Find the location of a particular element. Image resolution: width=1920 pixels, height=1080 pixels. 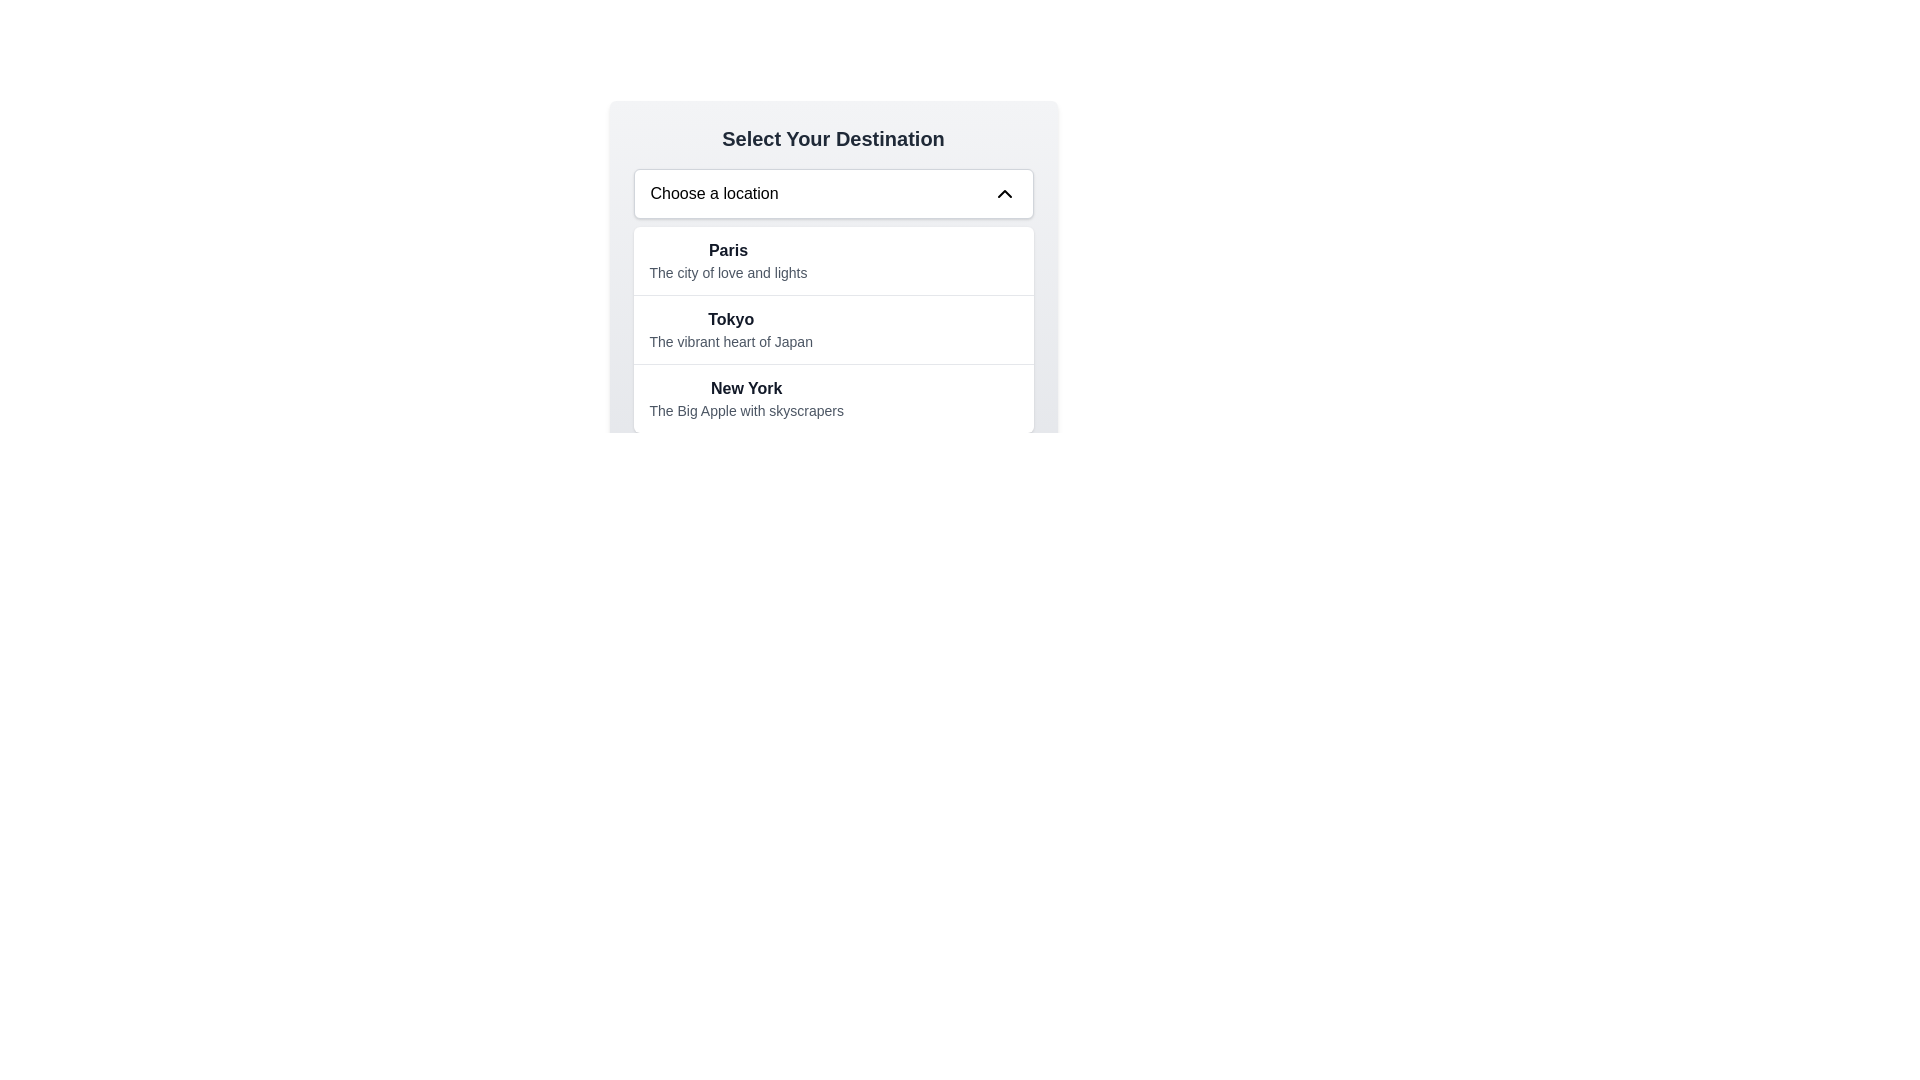

the bold, large-font text label saying 'Paris', which is styled in black and located within the 'Select Your Destination' dropdown menu is located at coordinates (727, 249).